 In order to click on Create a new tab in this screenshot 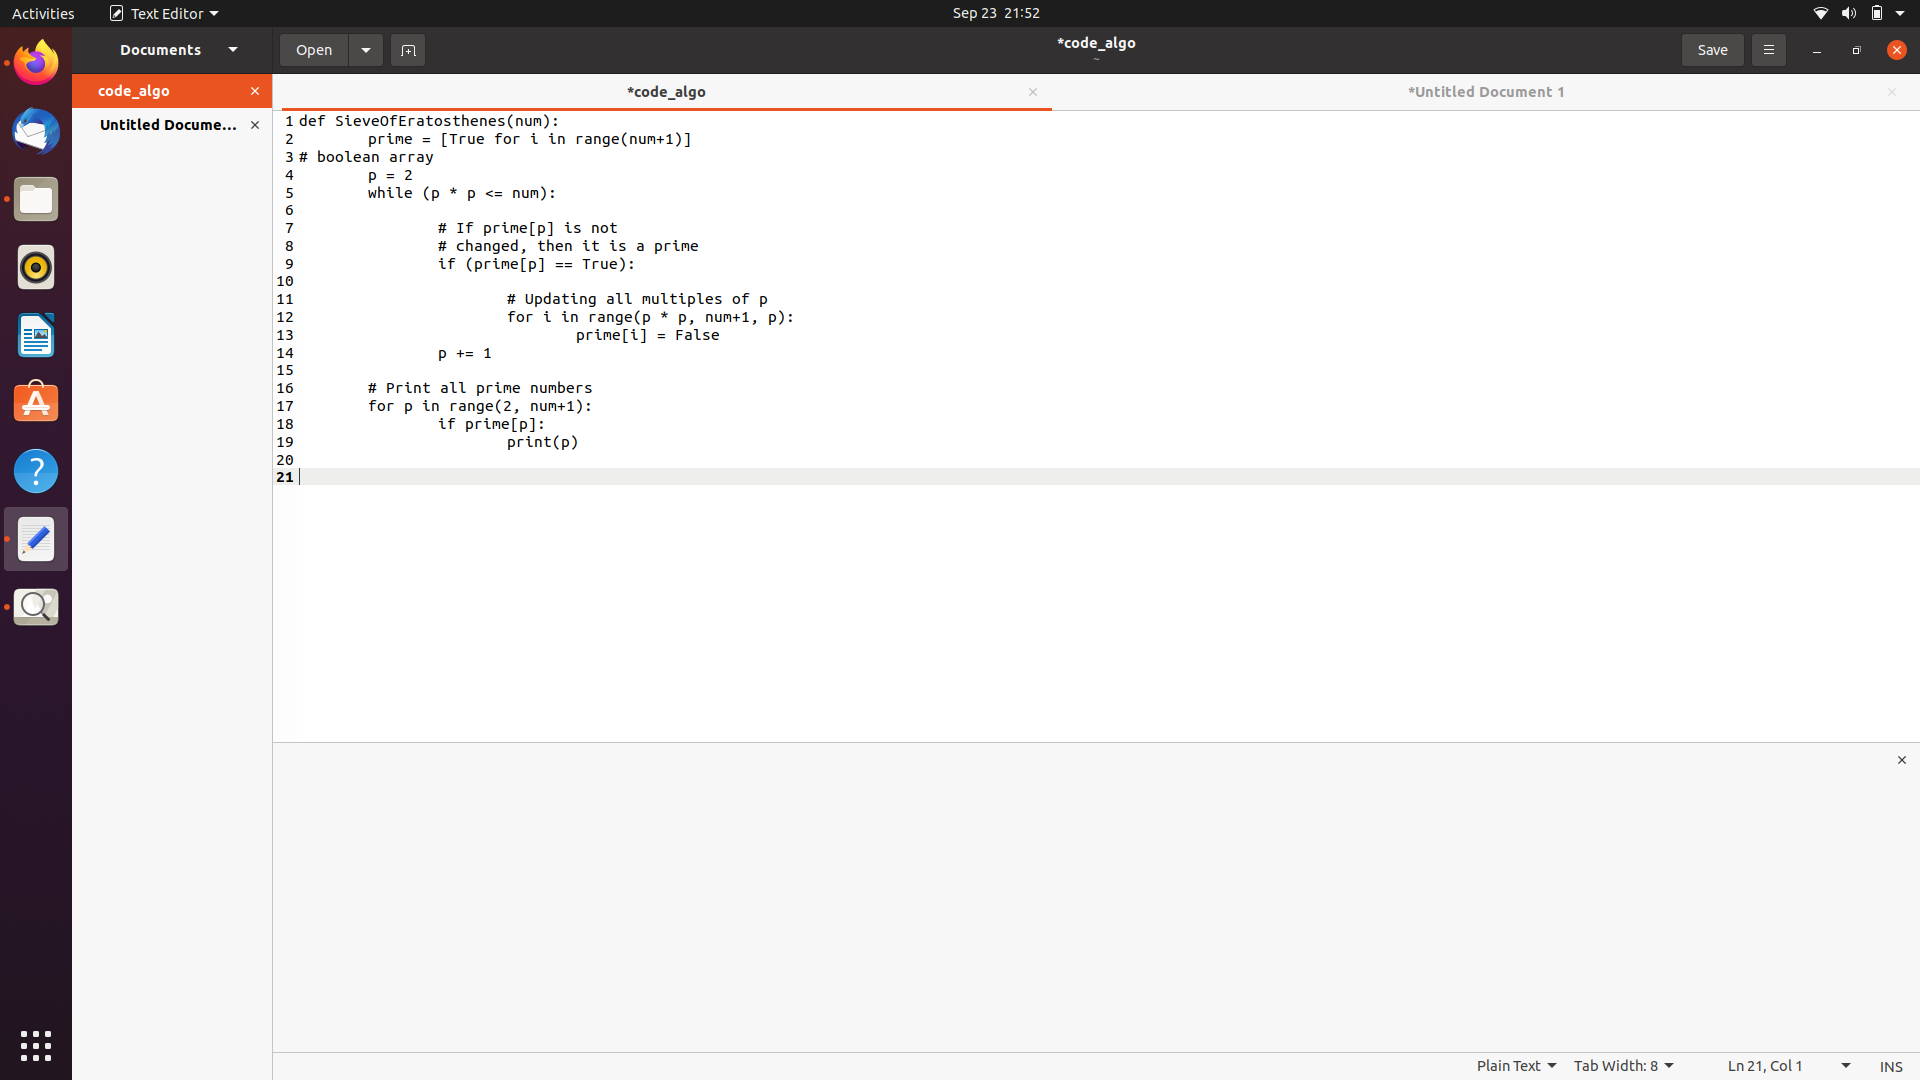, I will do `click(406, 48)`.